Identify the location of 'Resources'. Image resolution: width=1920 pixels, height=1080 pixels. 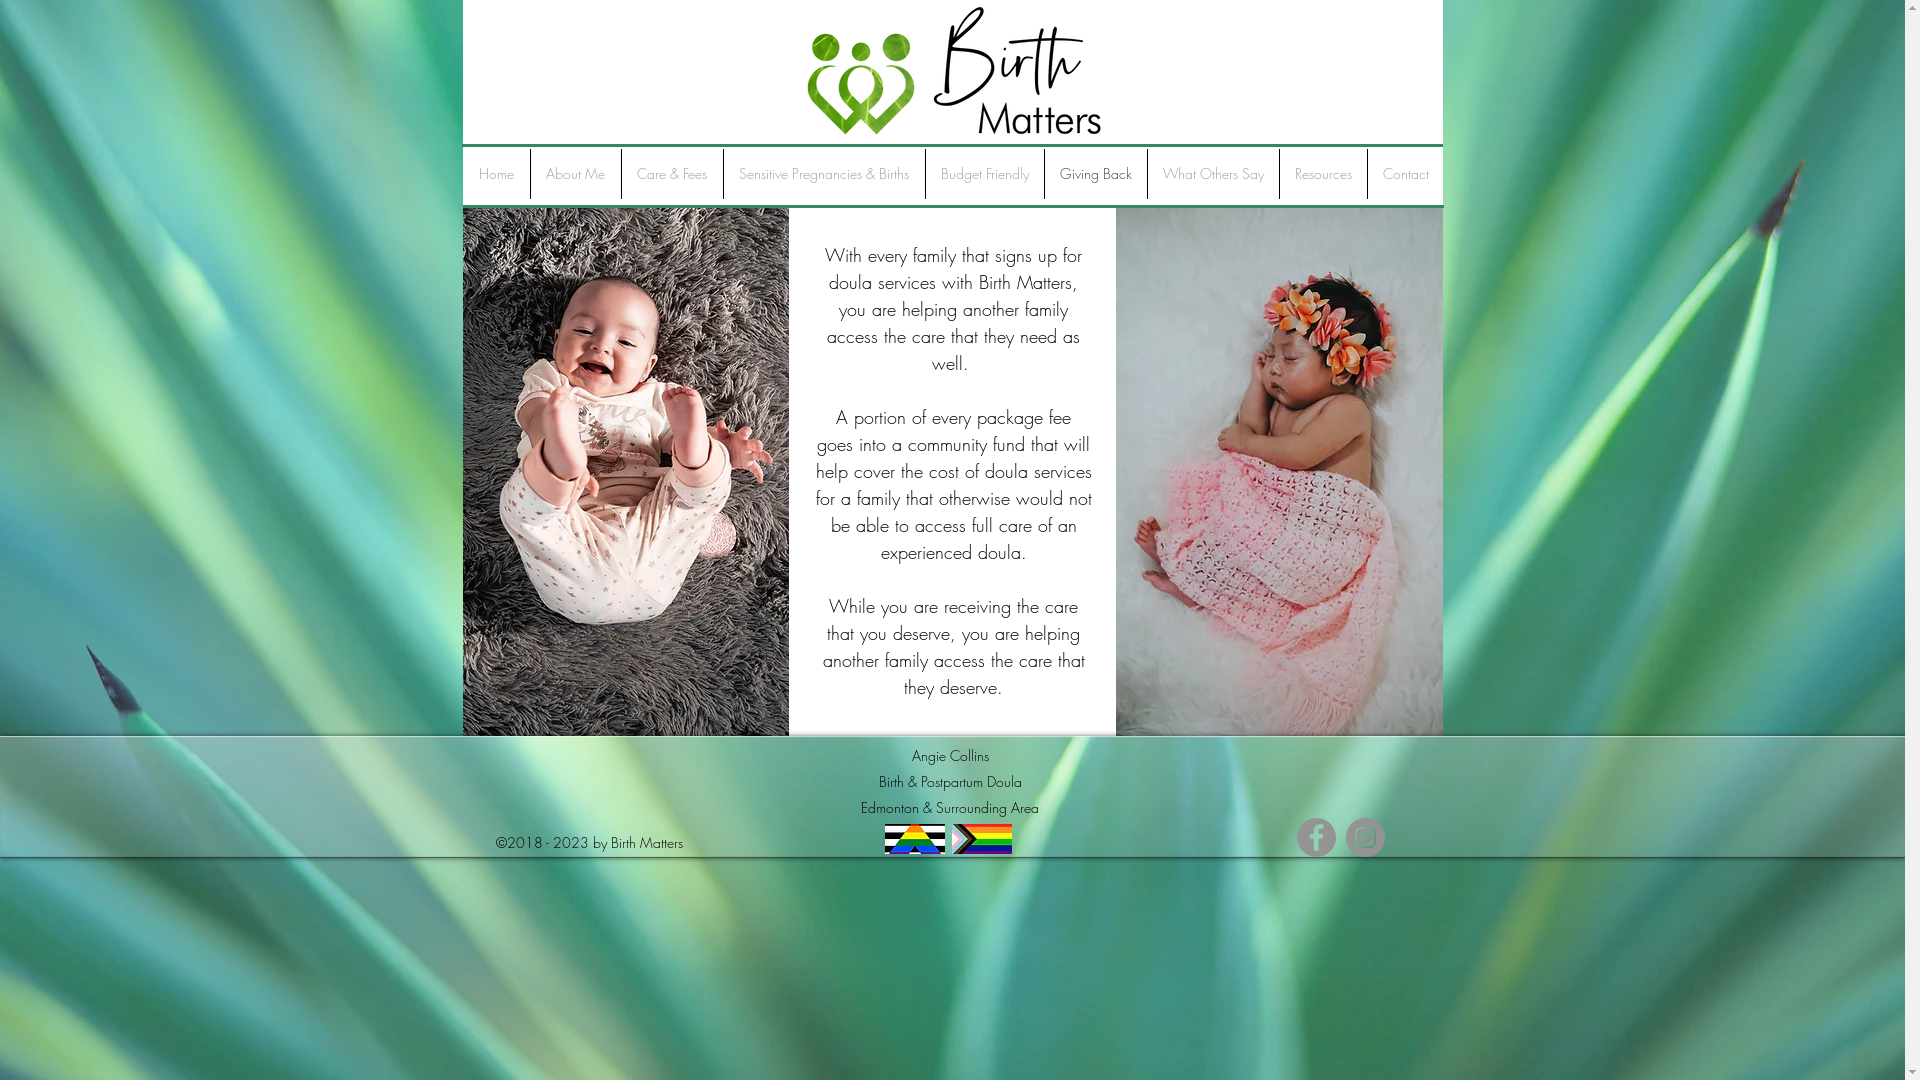
(1323, 172).